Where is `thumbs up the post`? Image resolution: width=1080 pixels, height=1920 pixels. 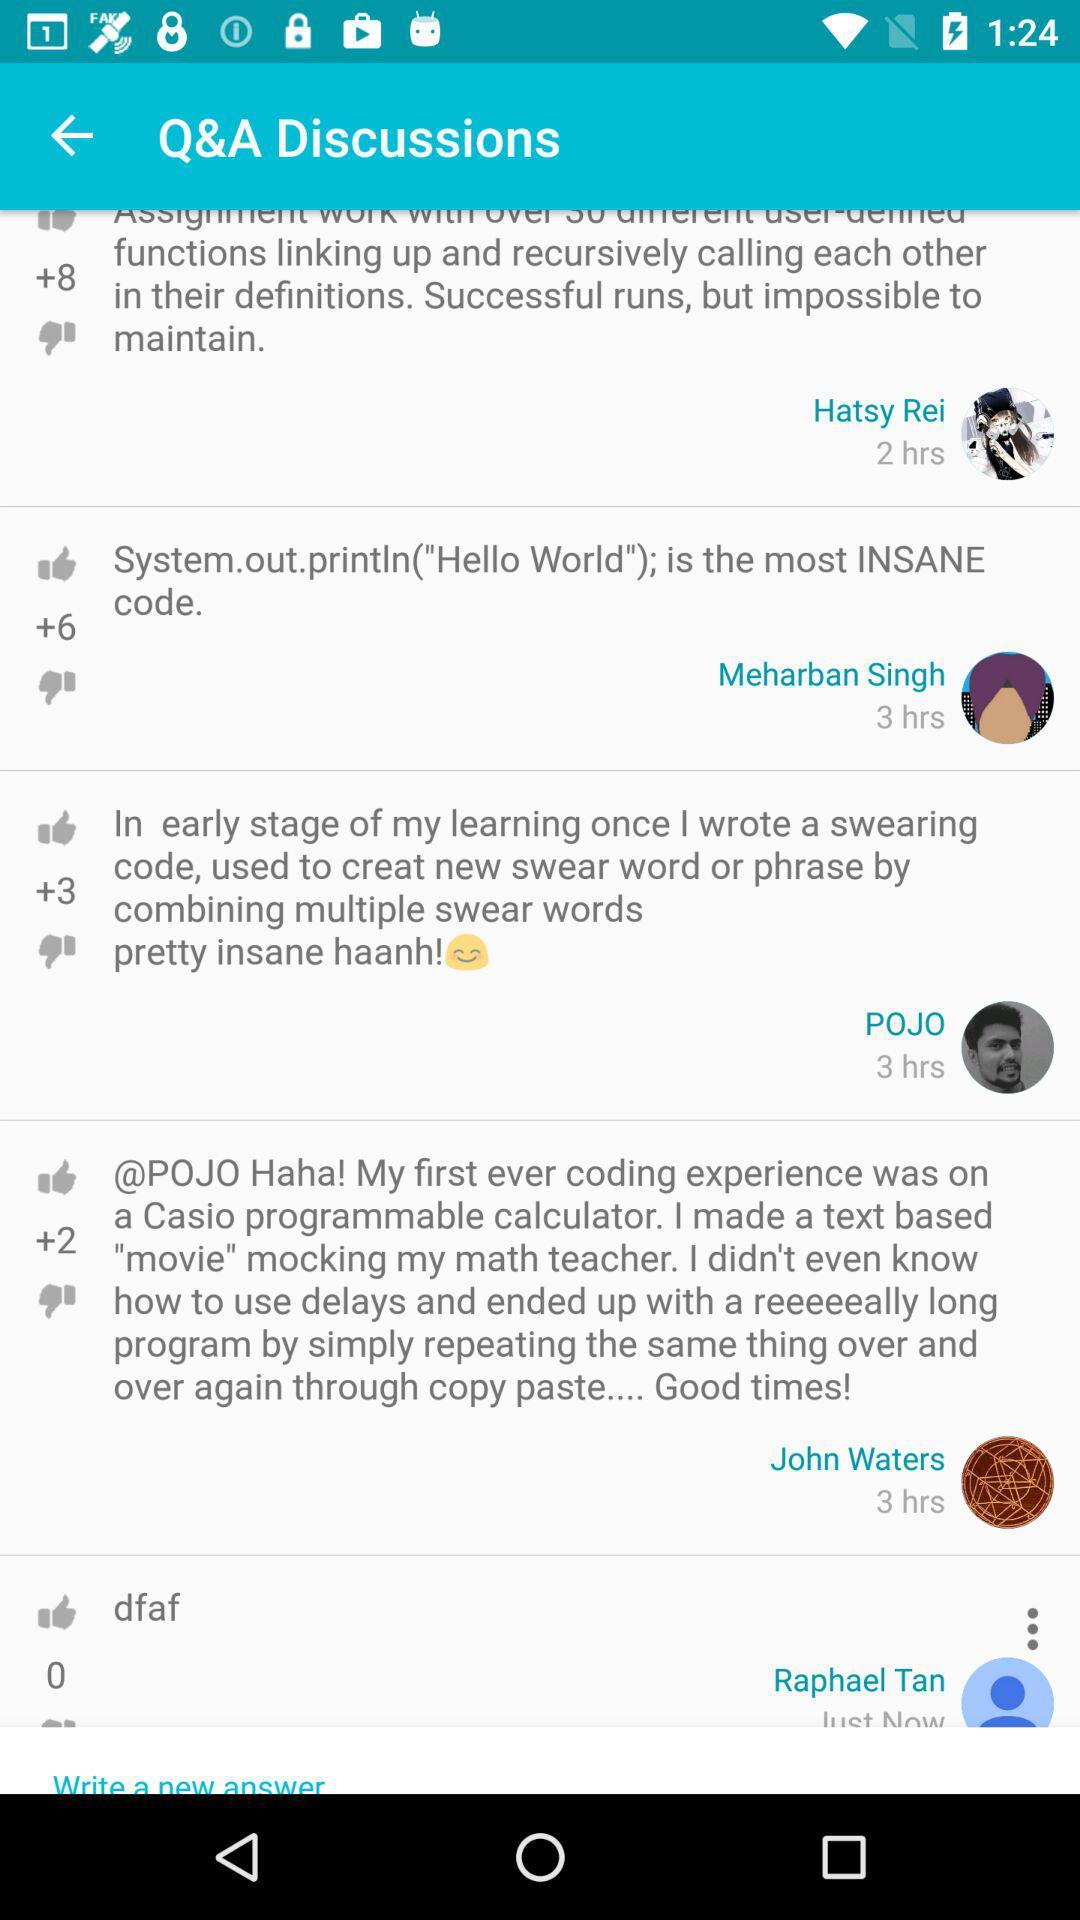 thumbs up the post is located at coordinates (55, 240).